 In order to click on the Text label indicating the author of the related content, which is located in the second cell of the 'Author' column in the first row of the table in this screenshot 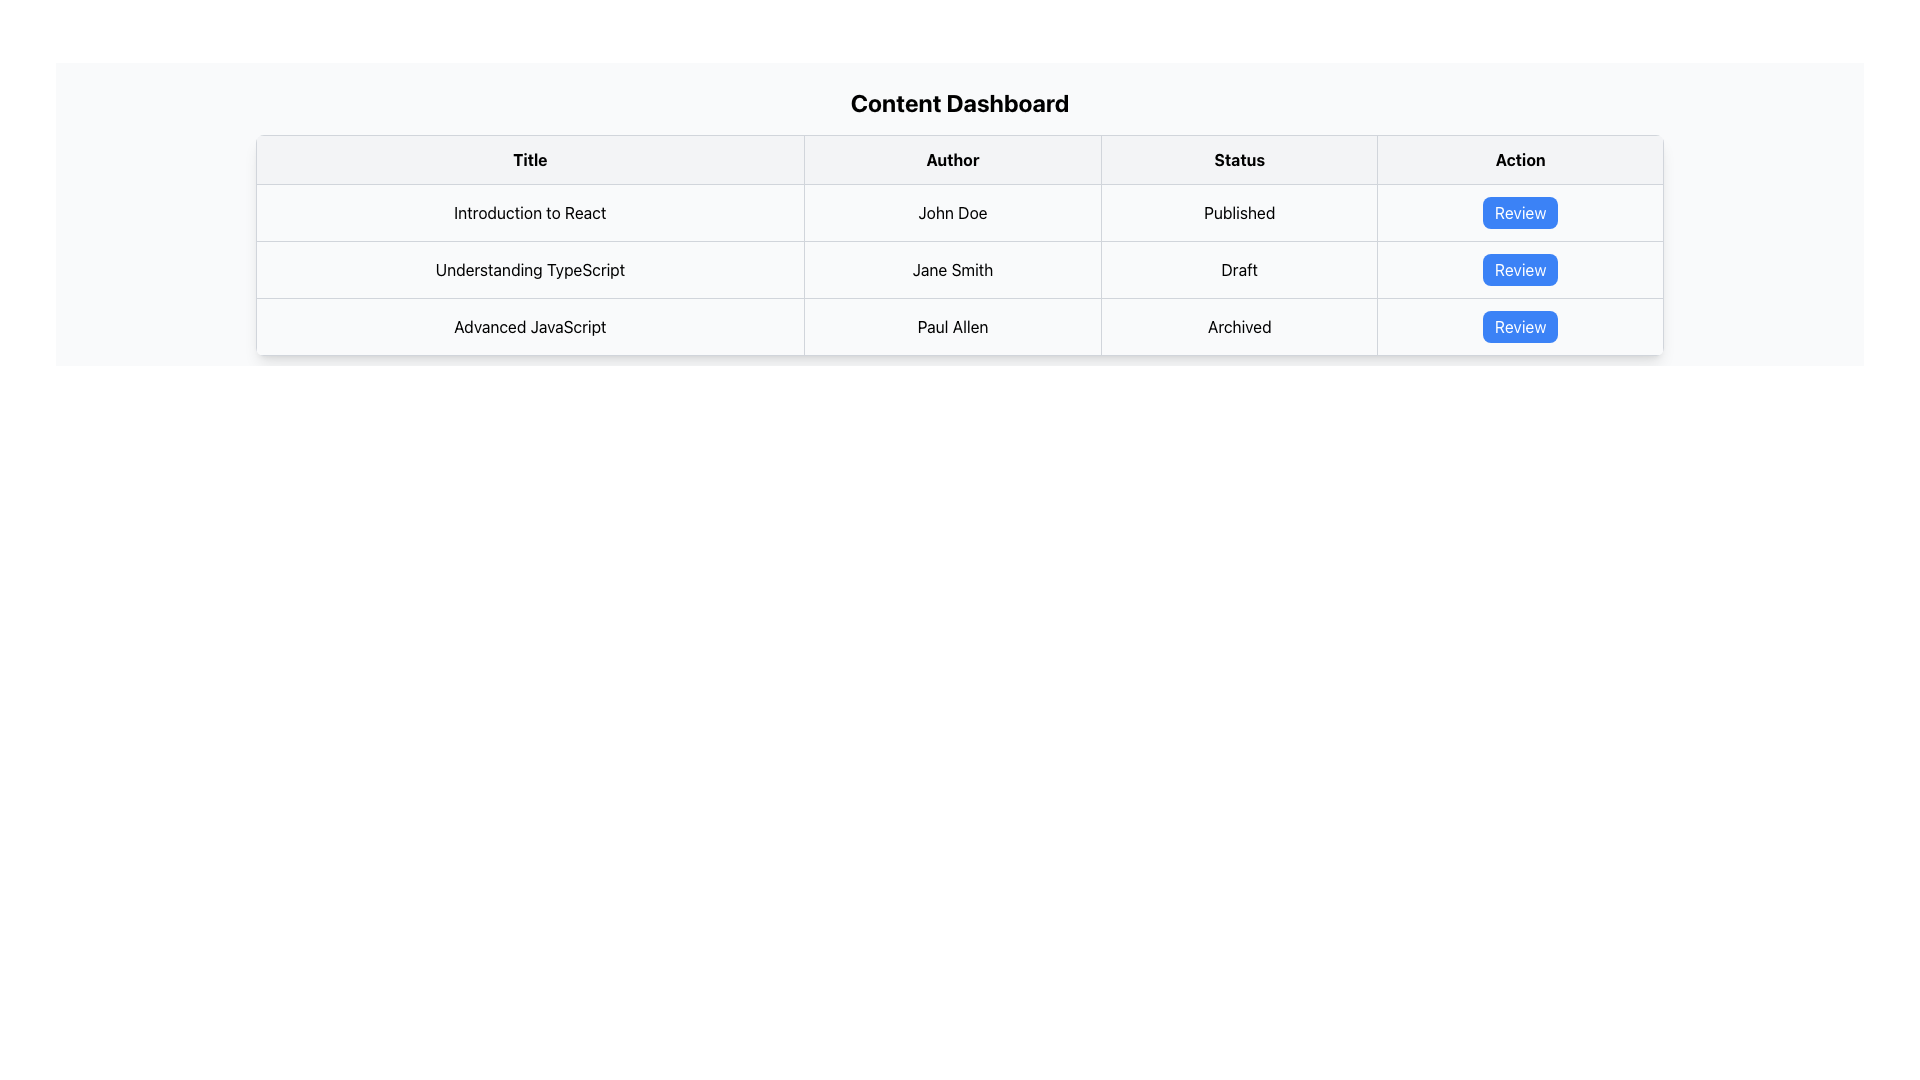, I will do `click(951, 212)`.